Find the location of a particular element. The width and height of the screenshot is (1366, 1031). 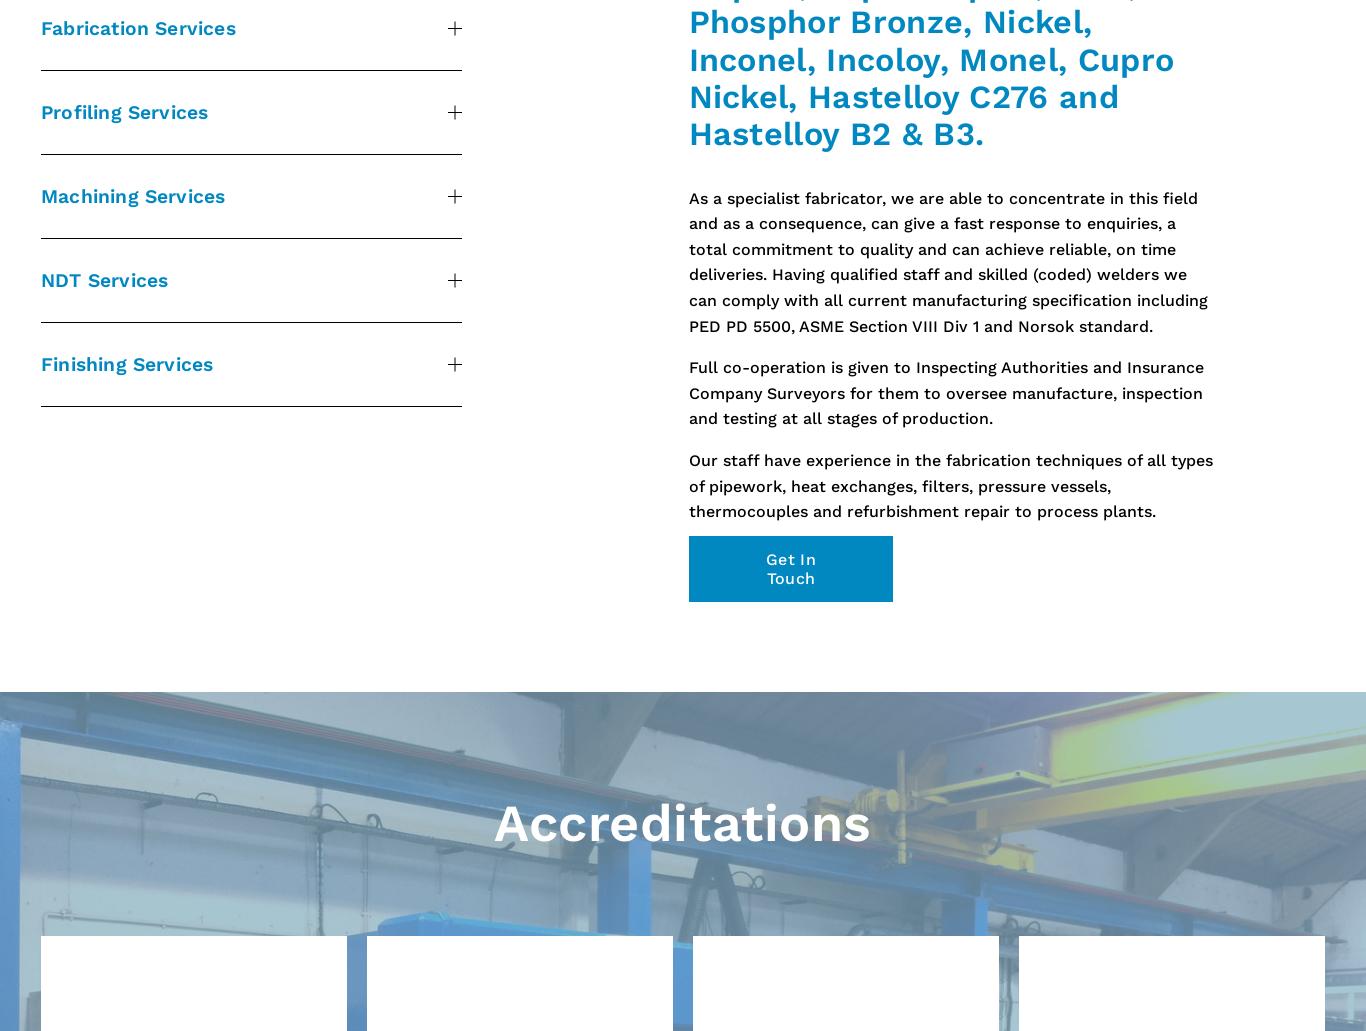

'Machining Services' is located at coordinates (131, 194).